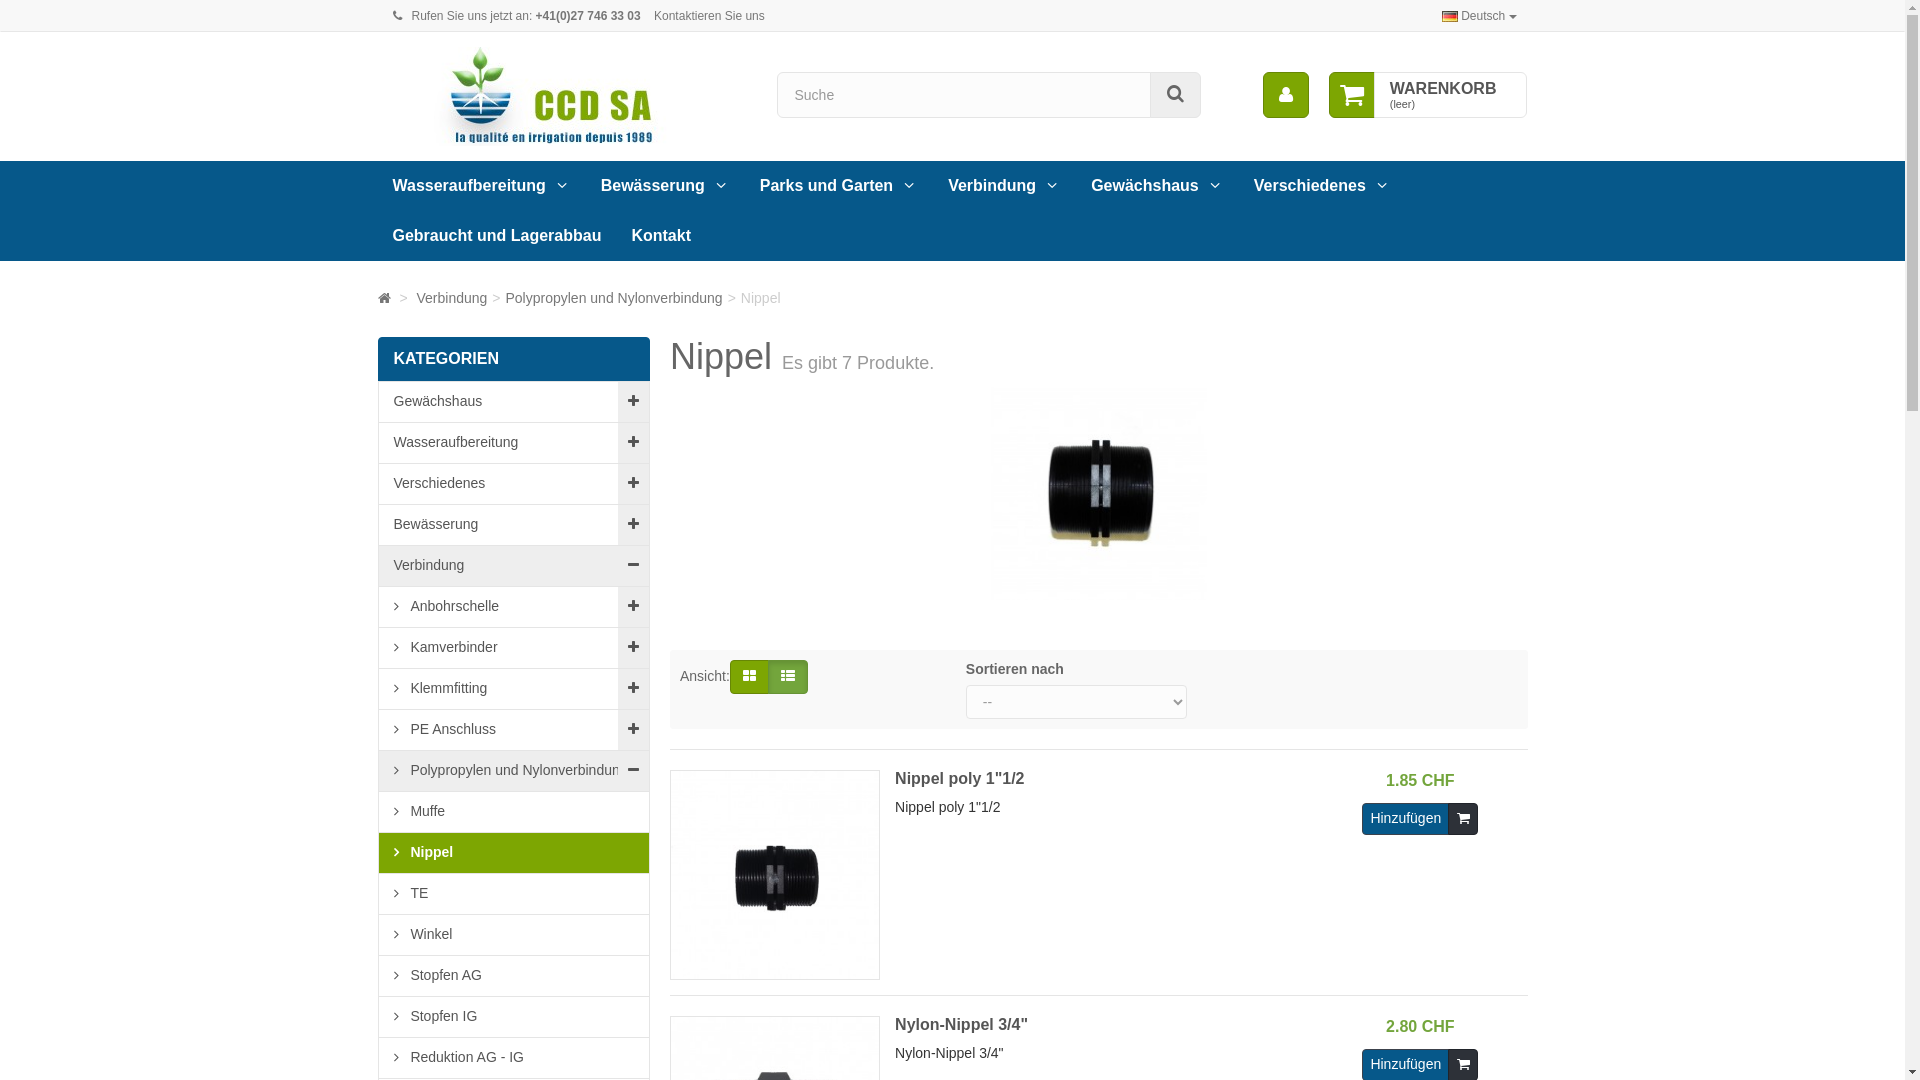 The height and width of the screenshot is (1080, 1920). What do you see at coordinates (481, 185) in the screenshot?
I see `'Wasseraufbereitung'` at bounding box center [481, 185].